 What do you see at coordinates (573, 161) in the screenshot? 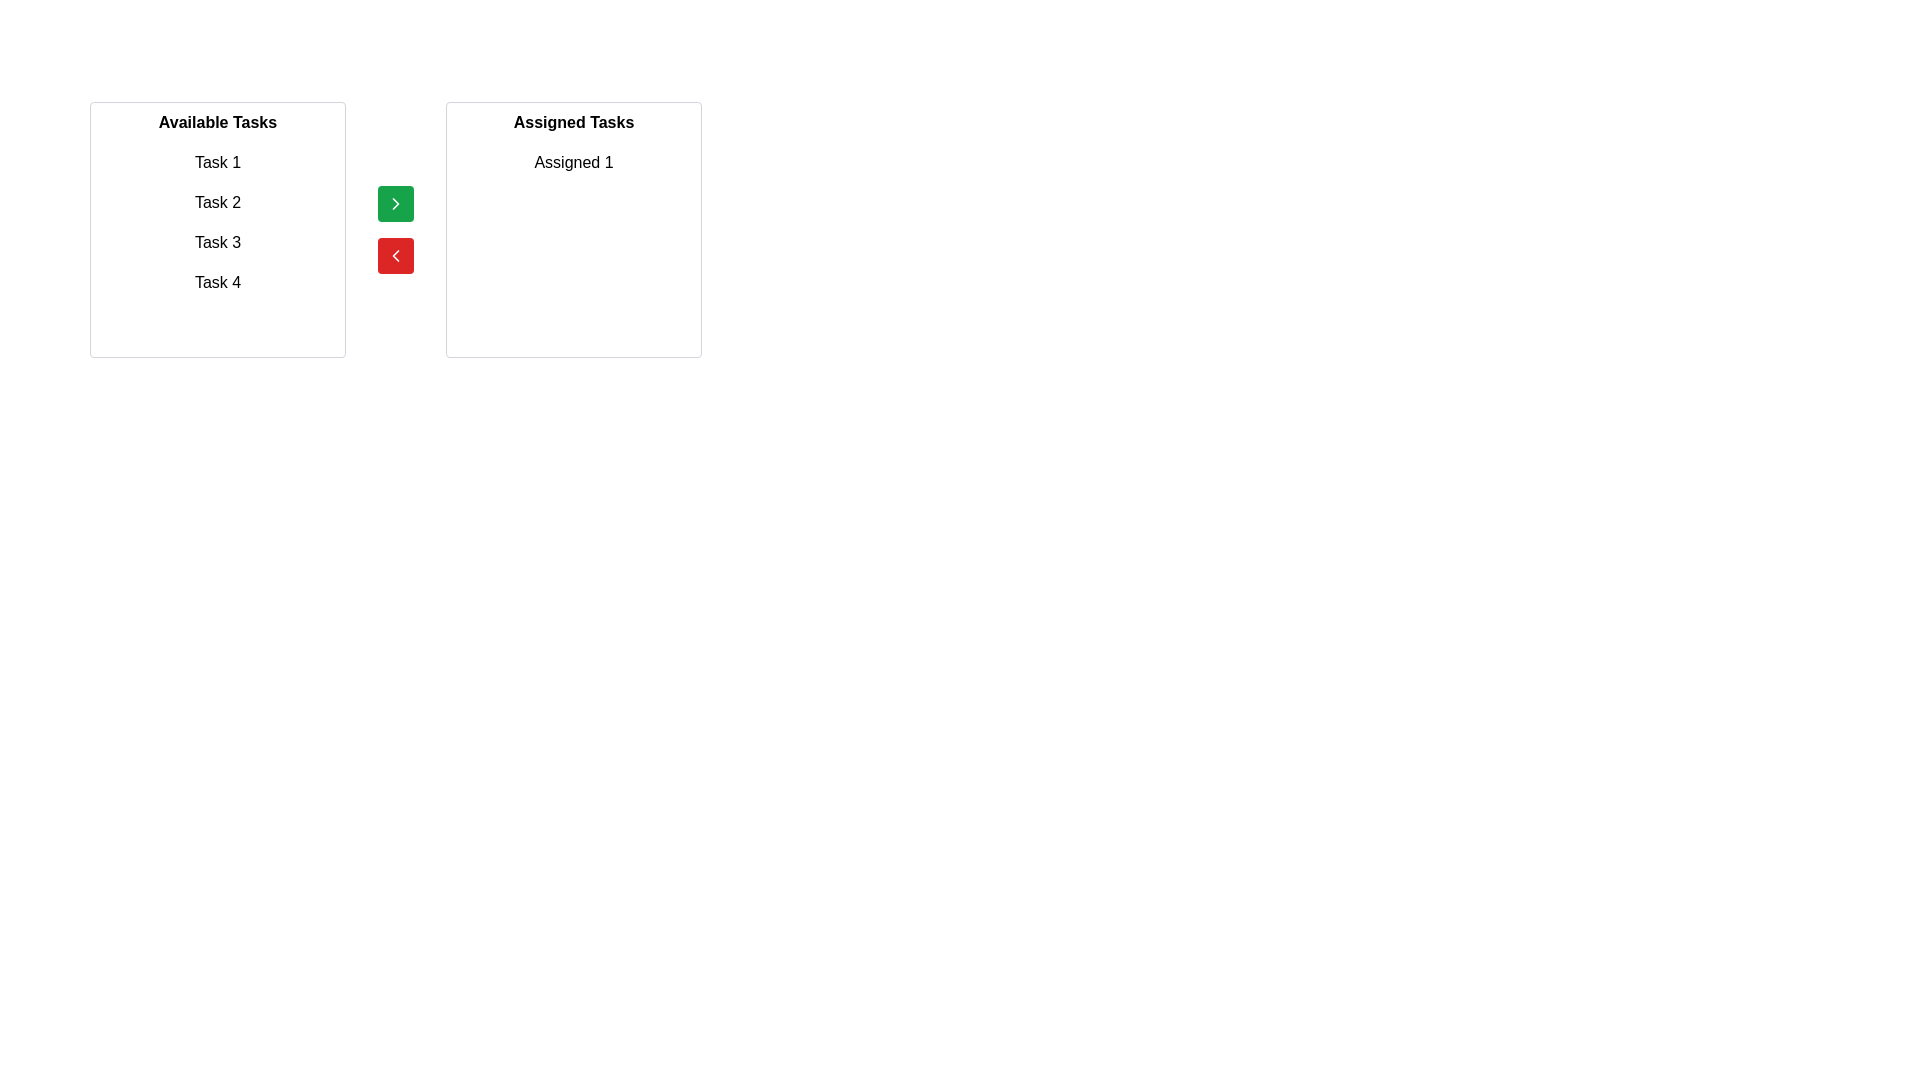
I see `the text label that displays 'Assigned 1', located under the title 'Assigned Tasks' in the right section of the interface` at bounding box center [573, 161].